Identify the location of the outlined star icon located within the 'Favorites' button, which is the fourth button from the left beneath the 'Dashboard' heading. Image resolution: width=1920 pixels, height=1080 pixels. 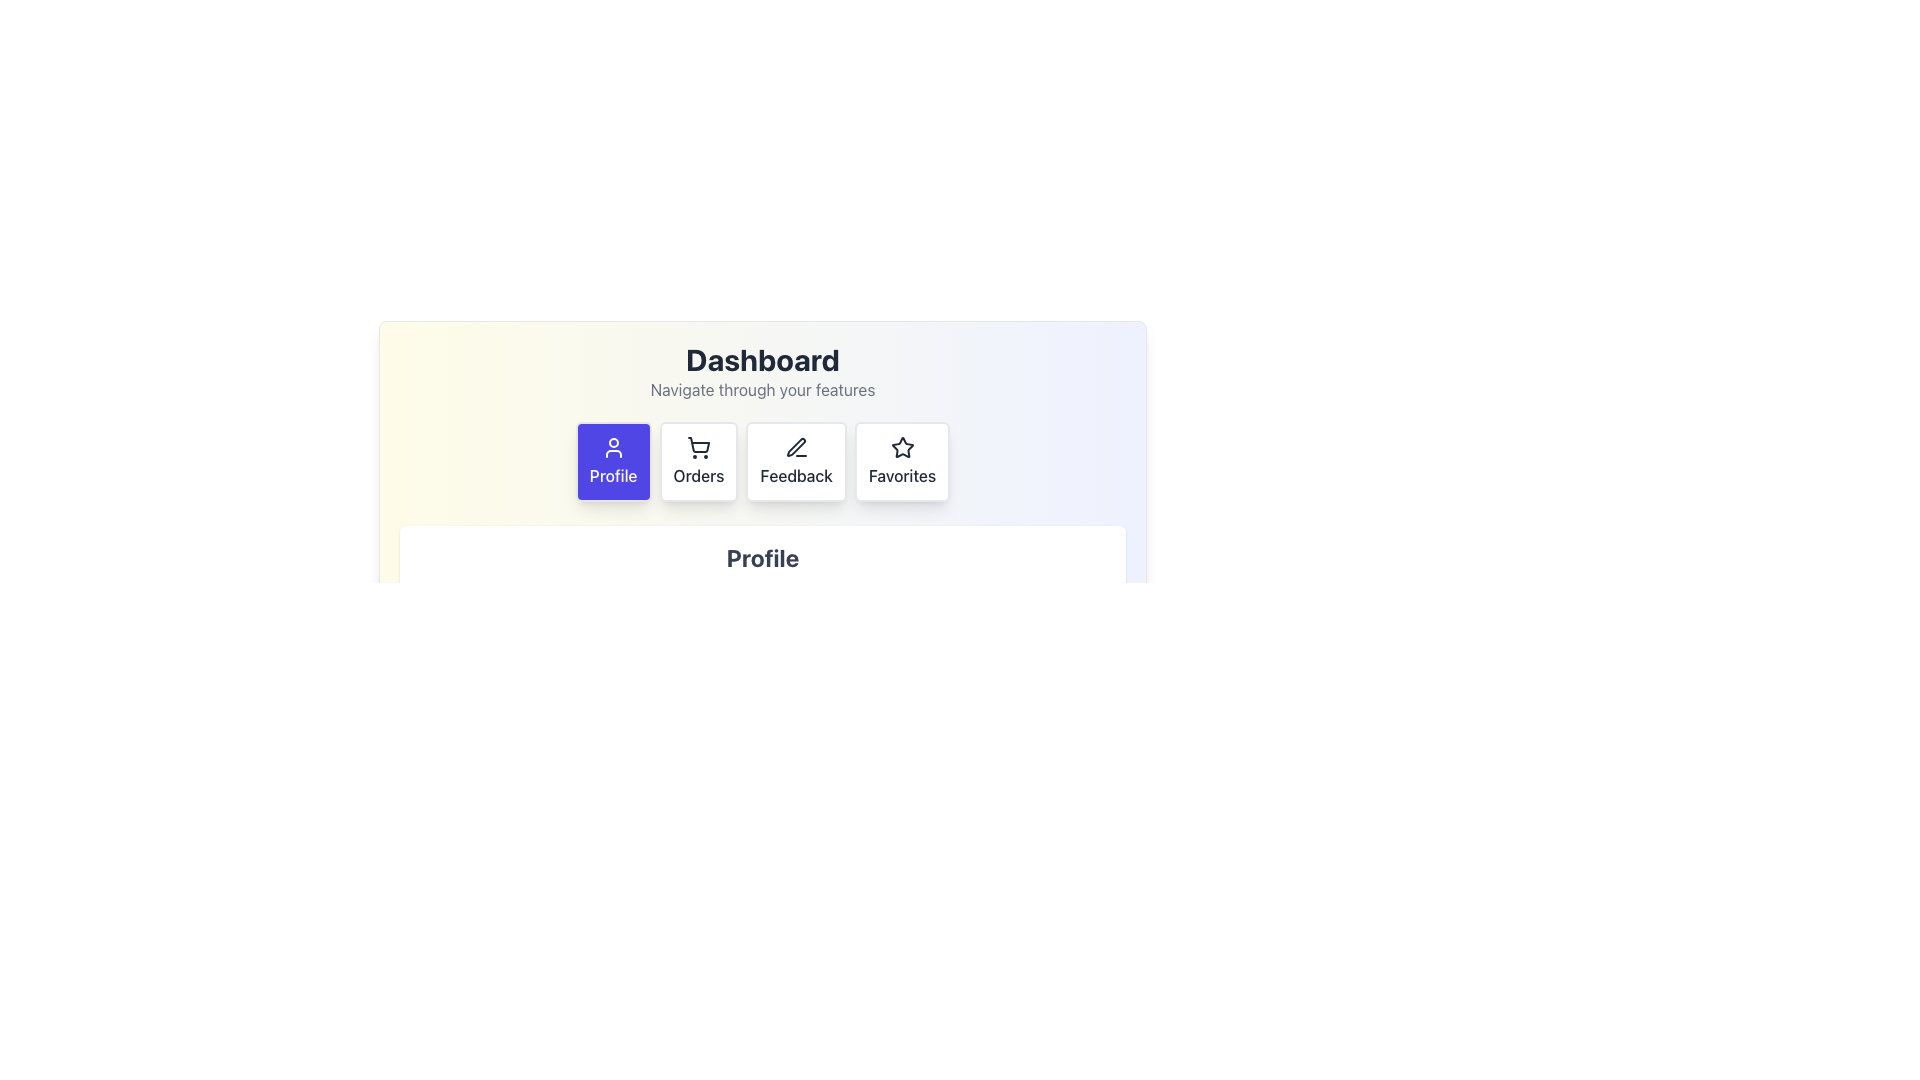
(901, 446).